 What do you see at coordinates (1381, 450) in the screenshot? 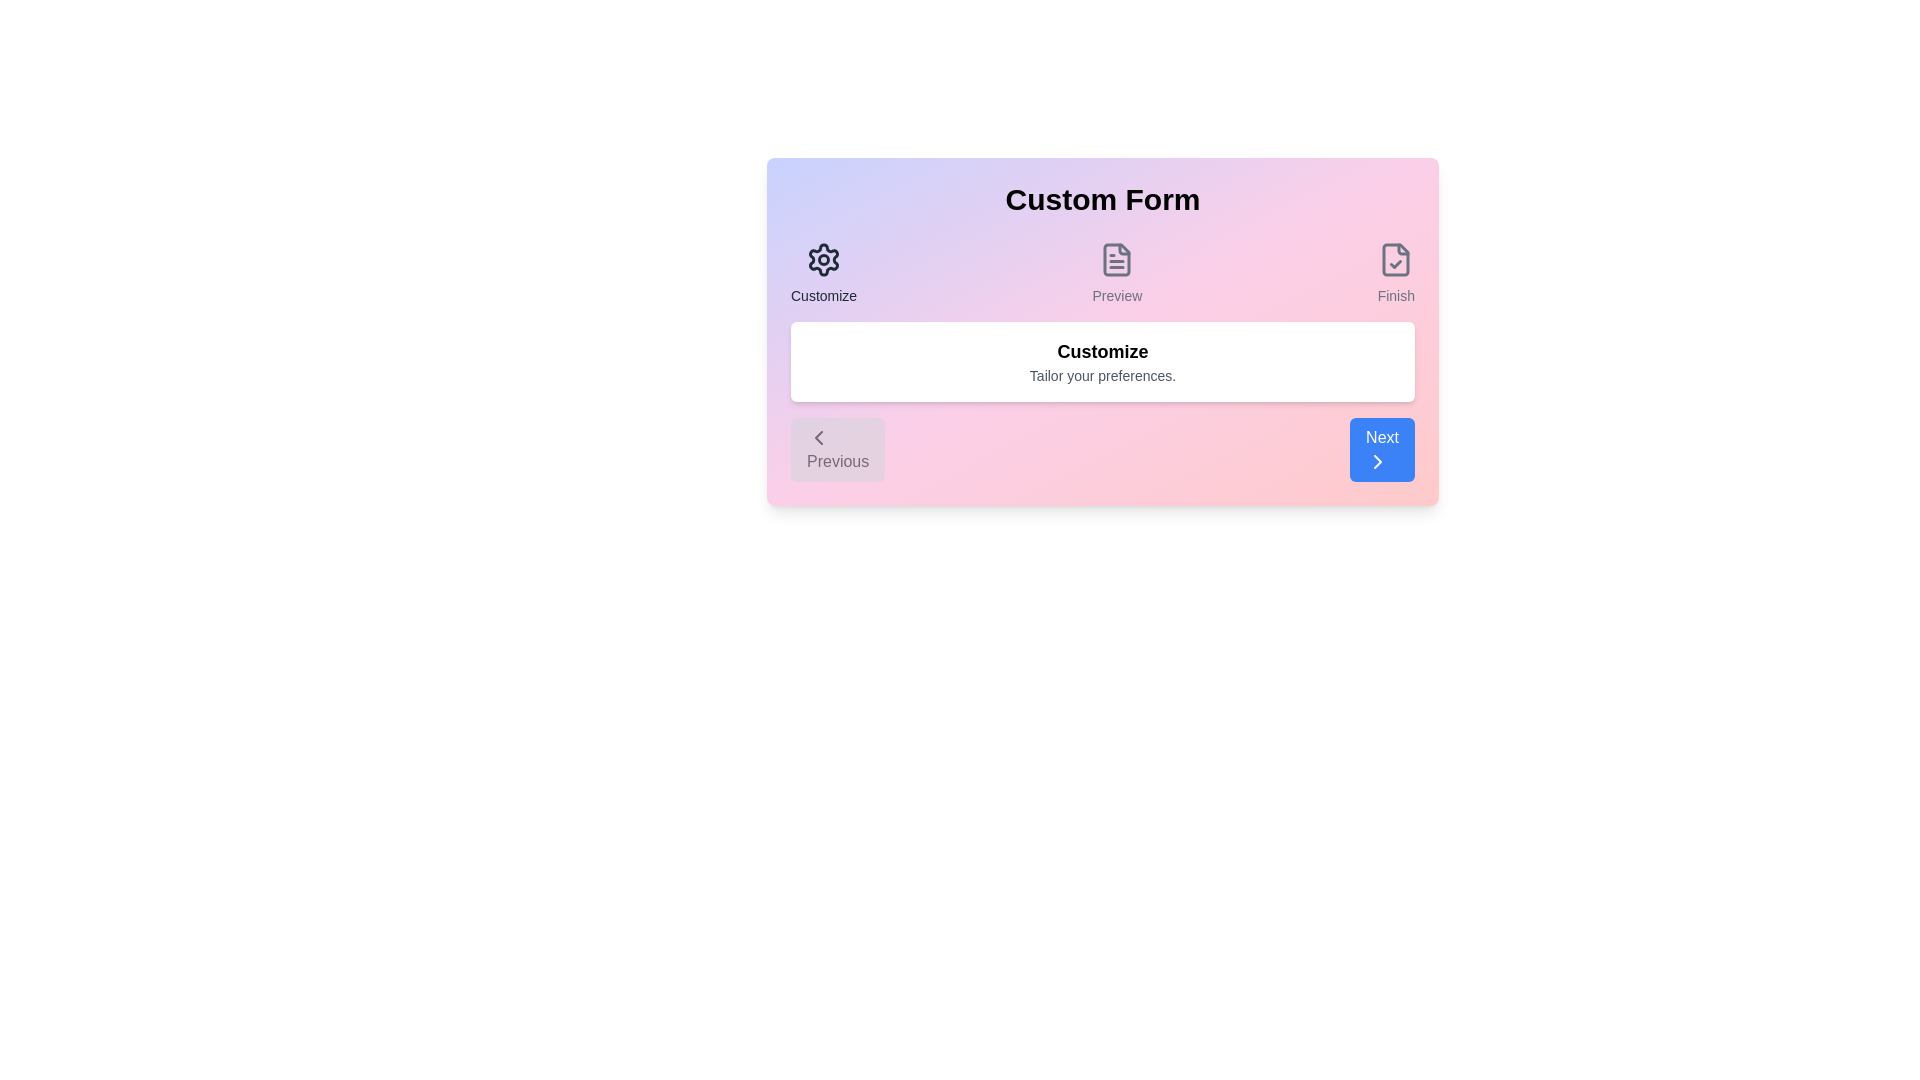
I see `the button labeled Next to observe visual feedback` at bounding box center [1381, 450].